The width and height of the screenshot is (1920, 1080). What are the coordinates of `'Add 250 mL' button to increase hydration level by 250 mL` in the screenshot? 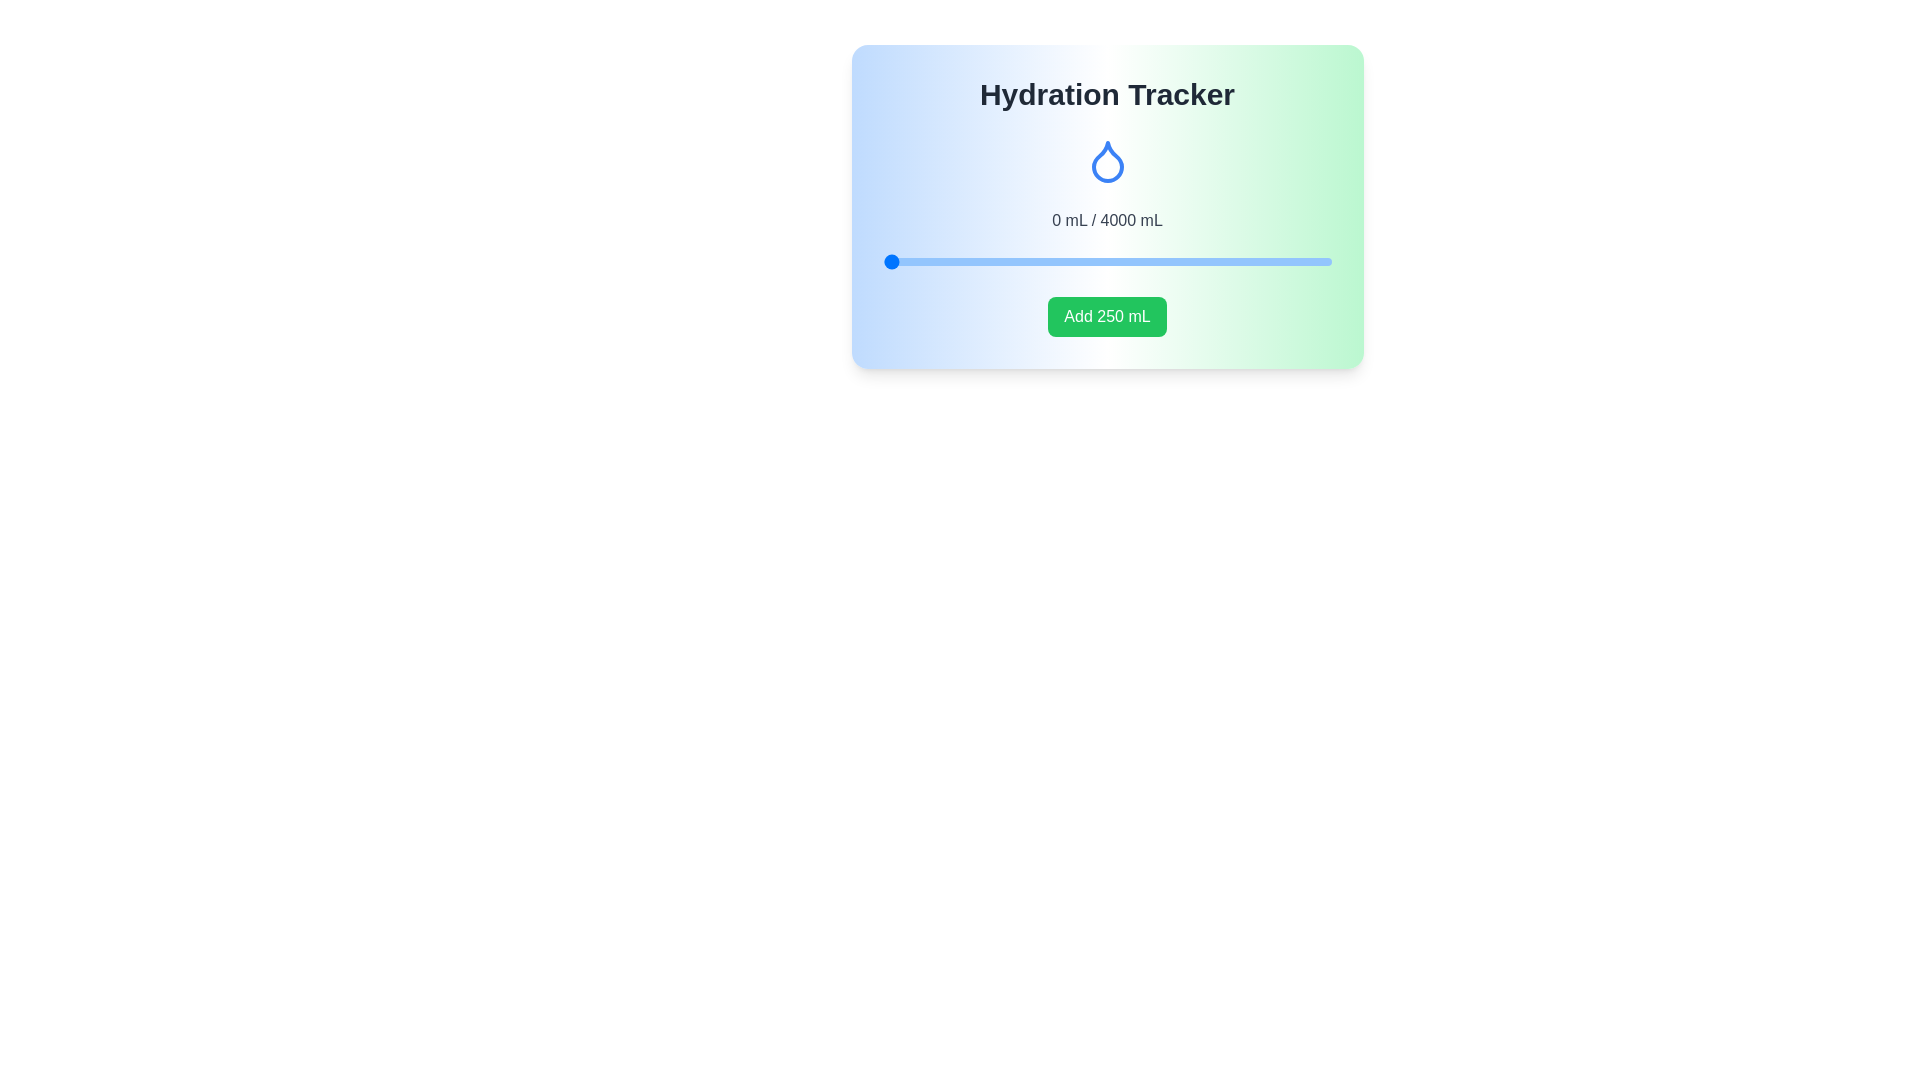 It's located at (1106, 315).